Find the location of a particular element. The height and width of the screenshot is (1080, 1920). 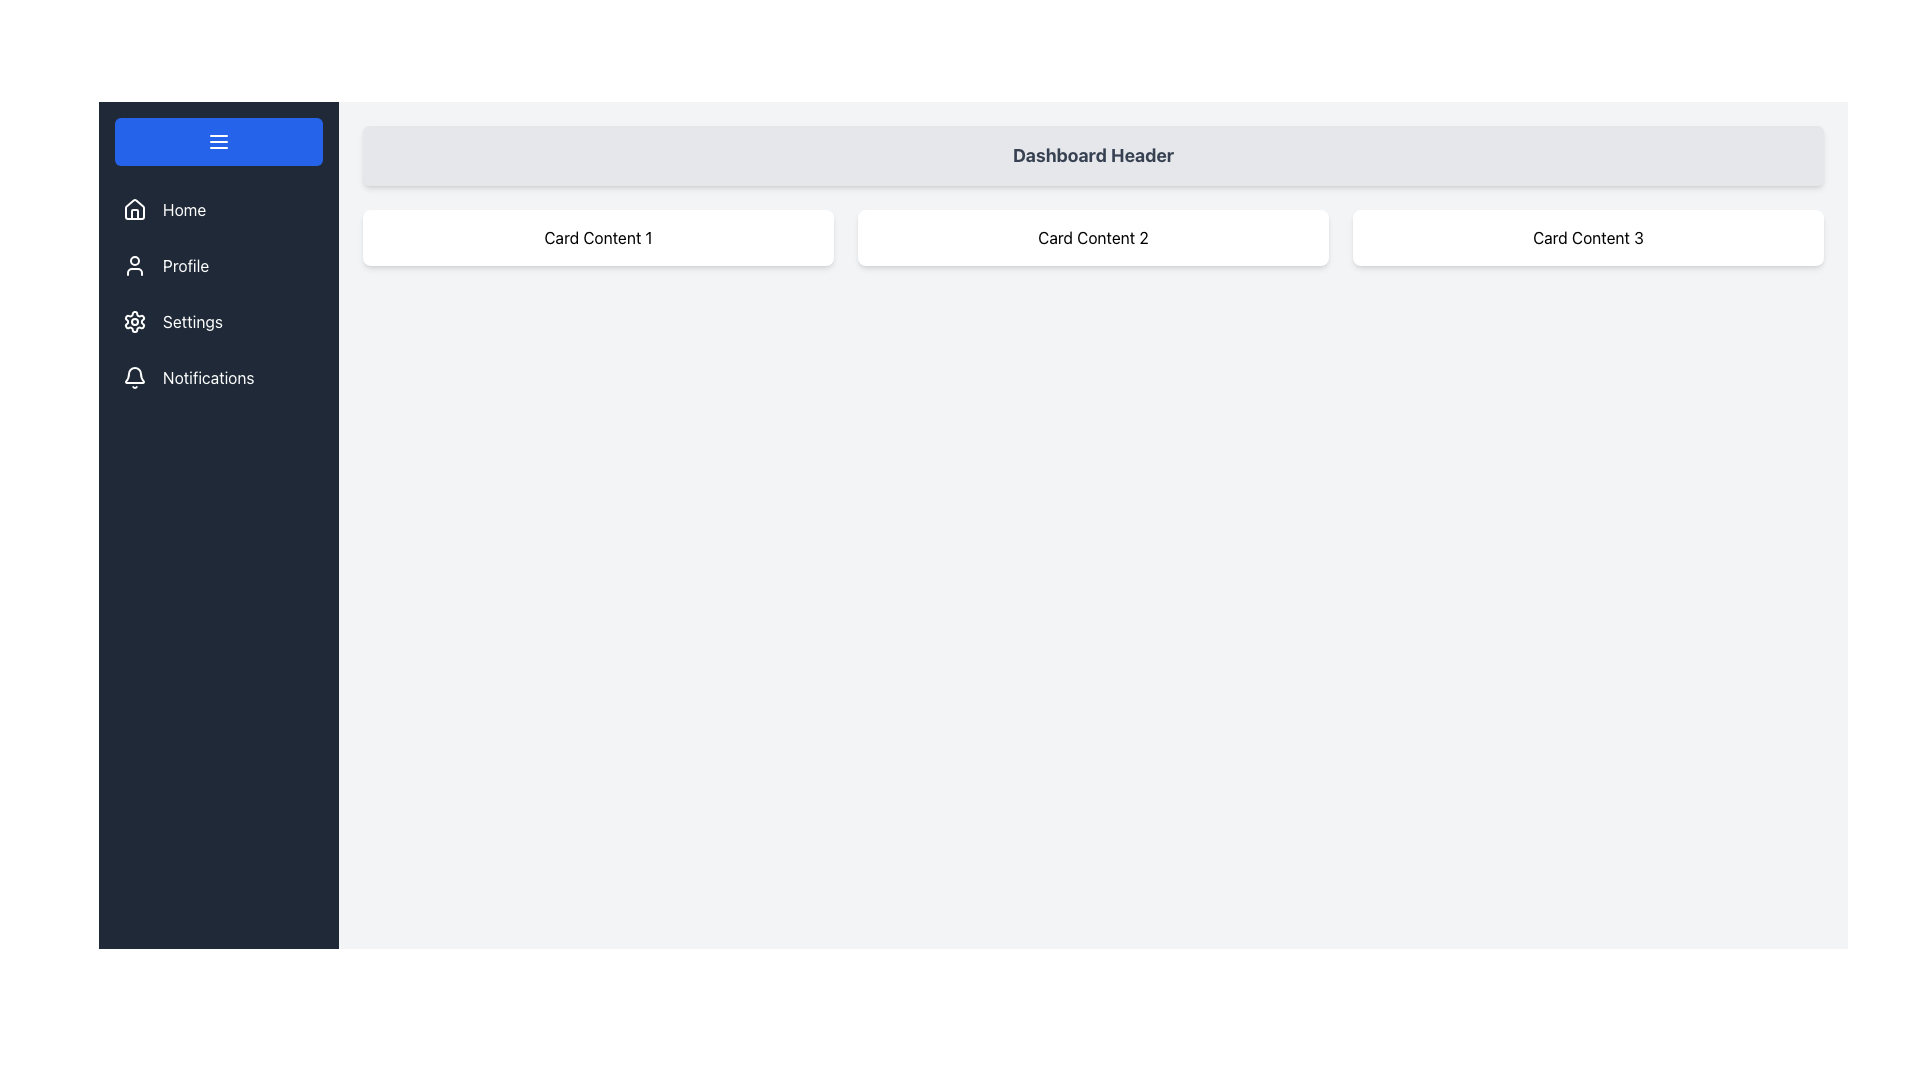

the doorway icon within the house icon in the sidebar is located at coordinates (133, 214).